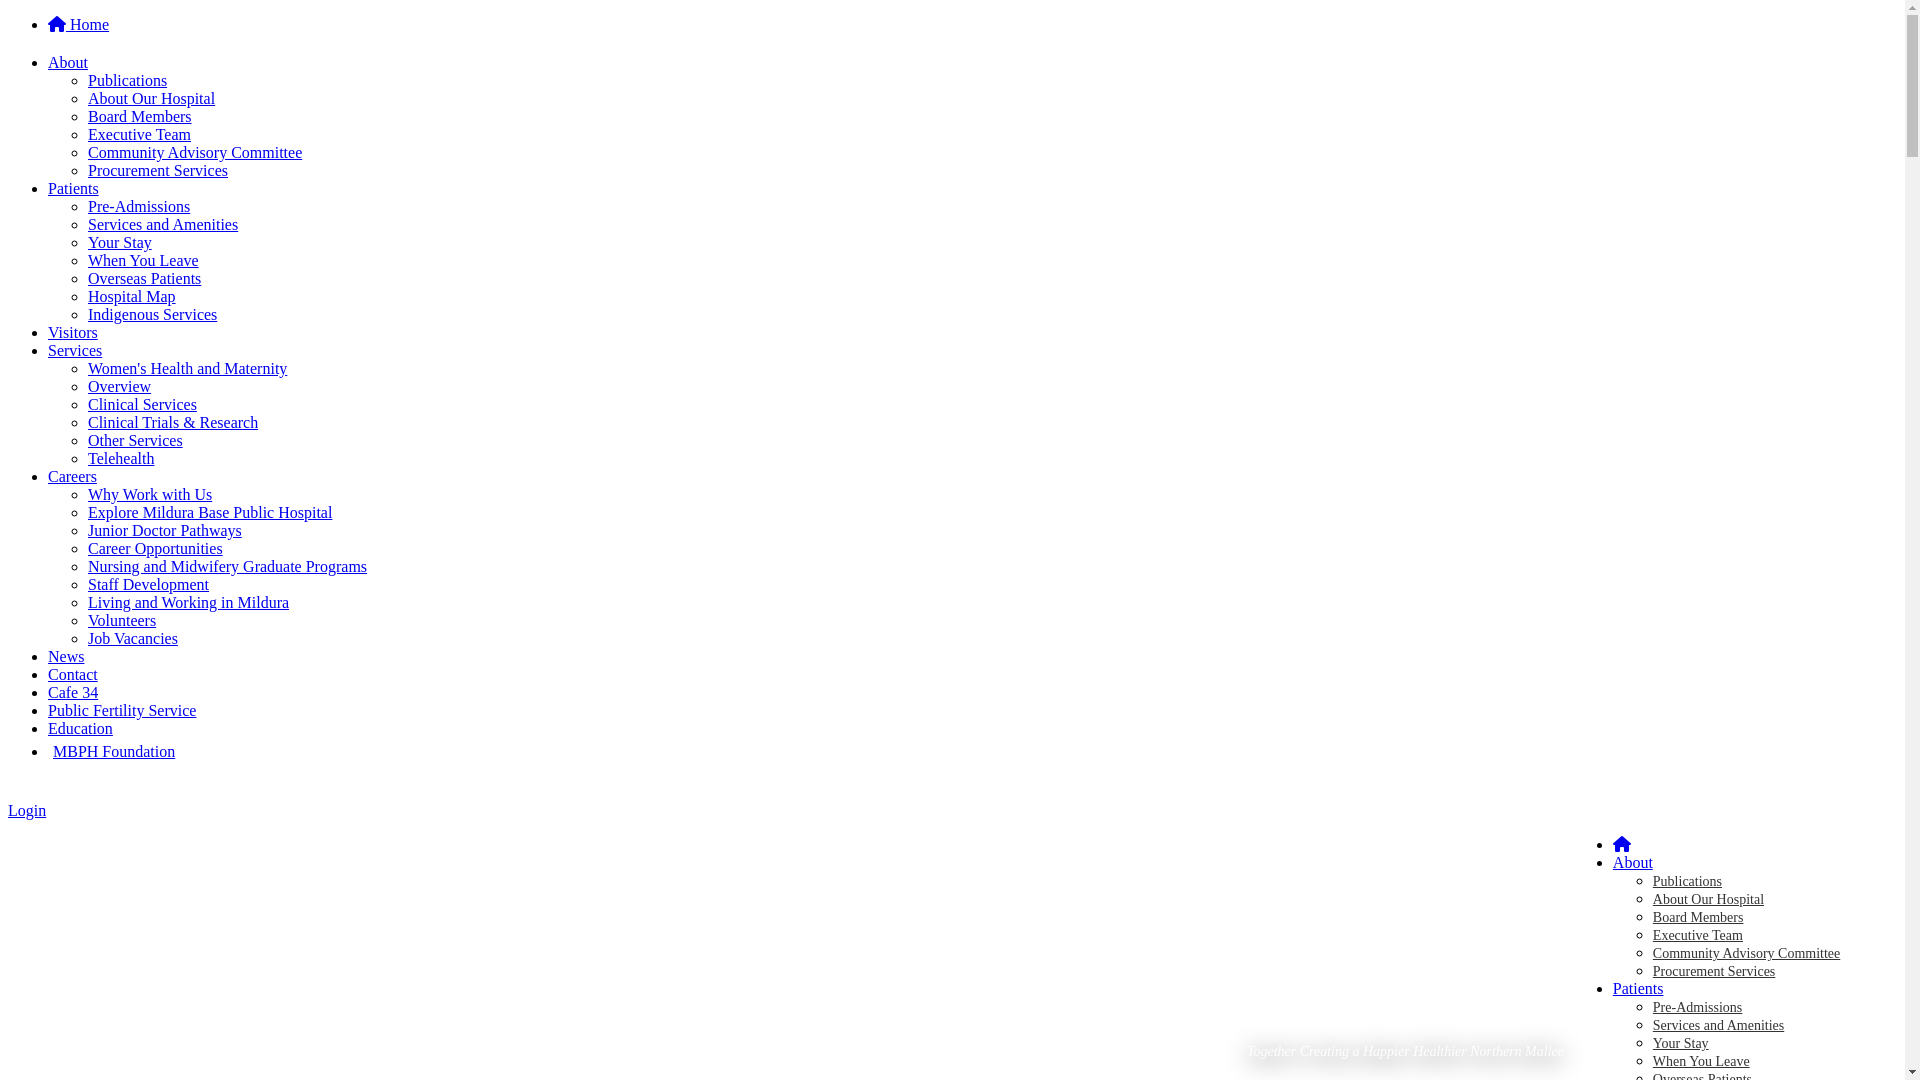 The height and width of the screenshot is (1080, 1920). I want to click on 'Explore Mildura Base Public Hospital', so click(210, 511).